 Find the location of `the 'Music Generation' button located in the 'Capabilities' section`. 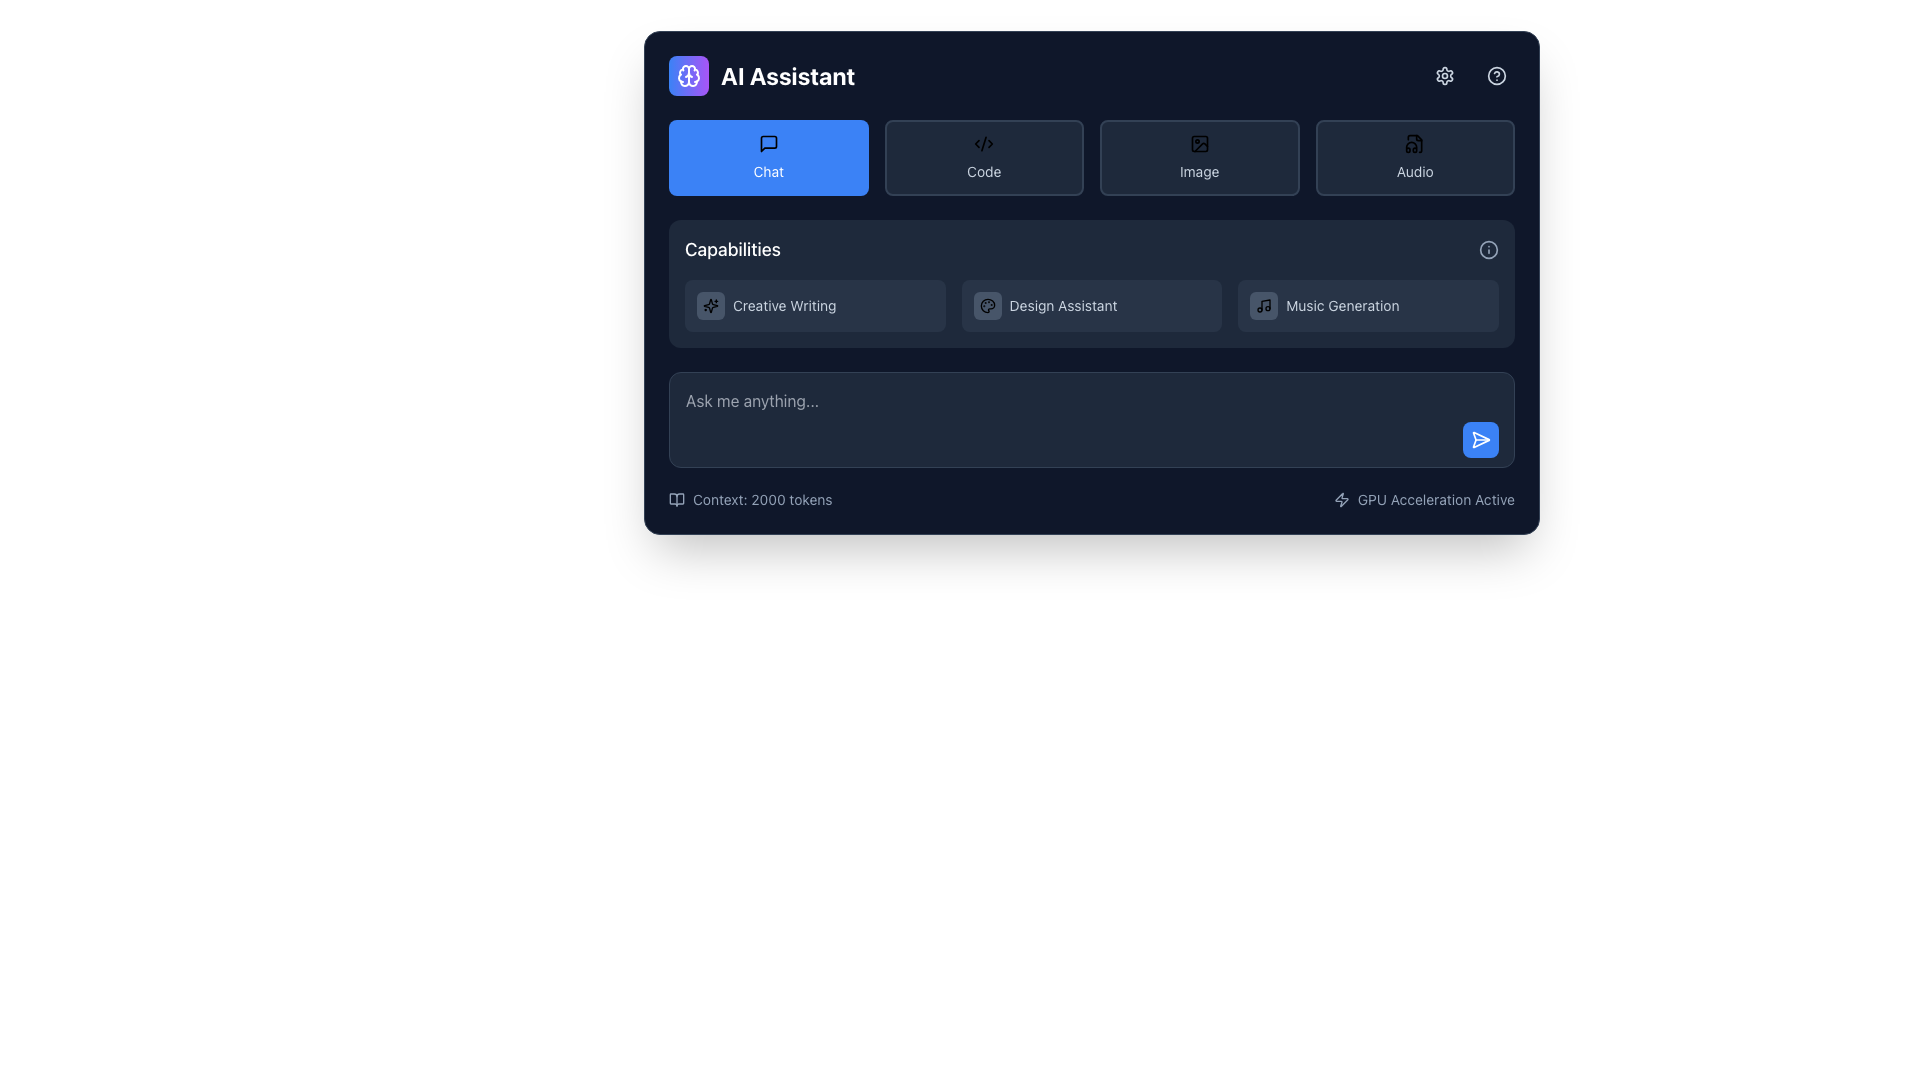

the 'Music Generation' button located in the 'Capabilities' section is located at coordinates (1367, 305).